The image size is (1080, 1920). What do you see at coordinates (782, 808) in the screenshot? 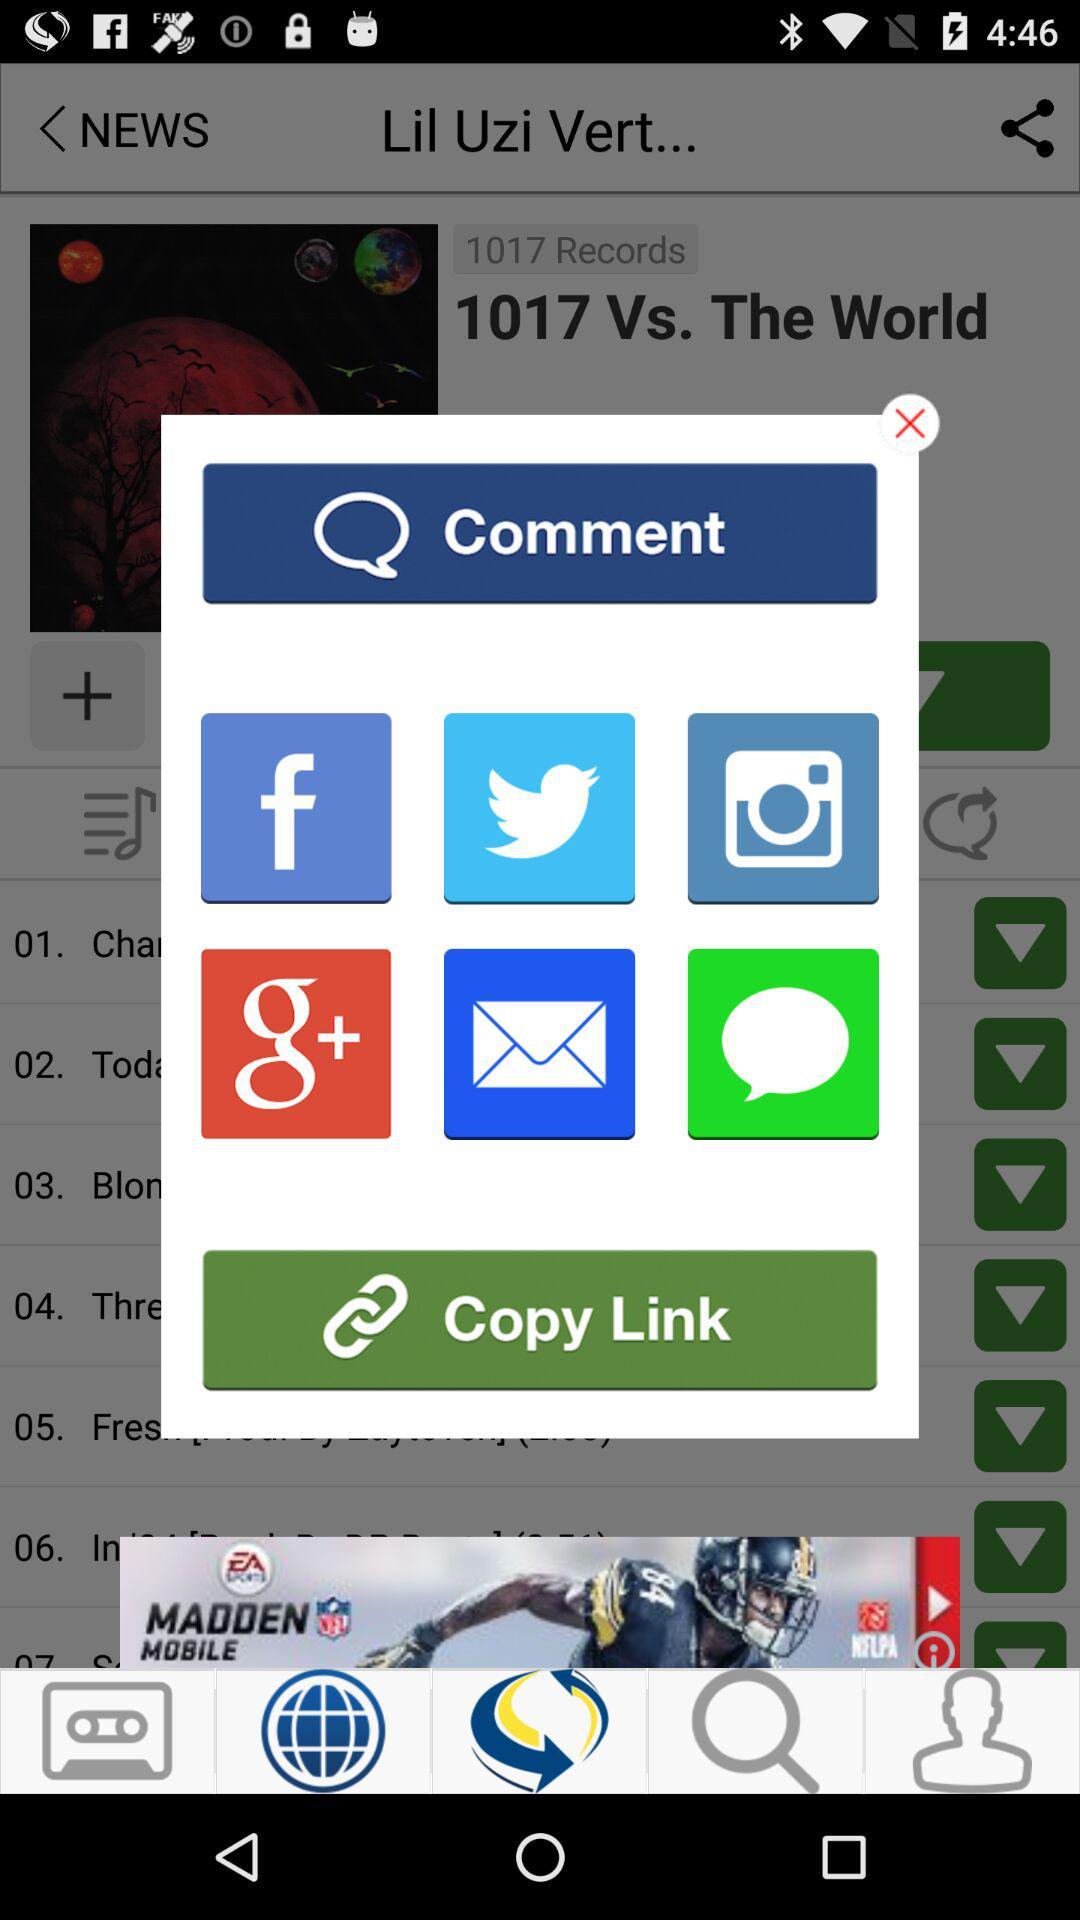
I see `camera` at bounding box center [782, 808].